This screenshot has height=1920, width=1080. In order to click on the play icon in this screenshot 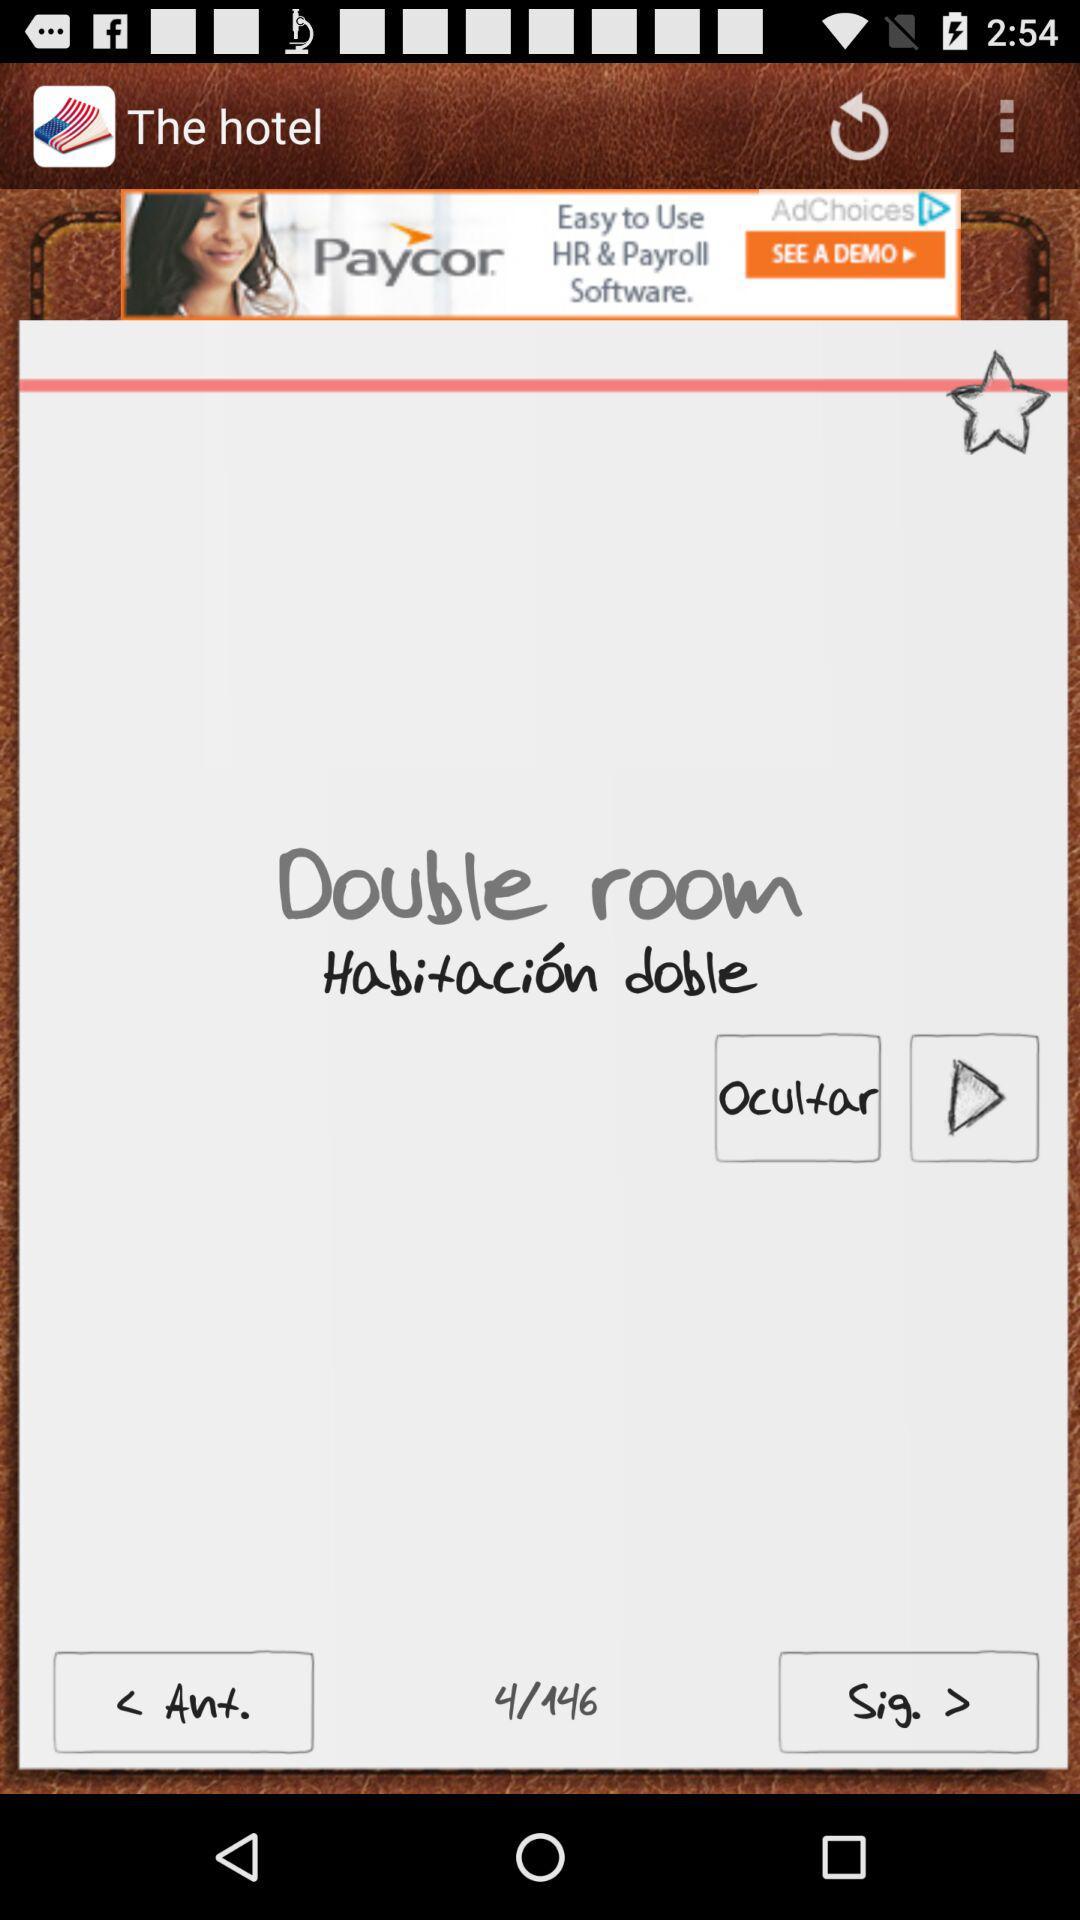, I will do `click(973, 1174)`.